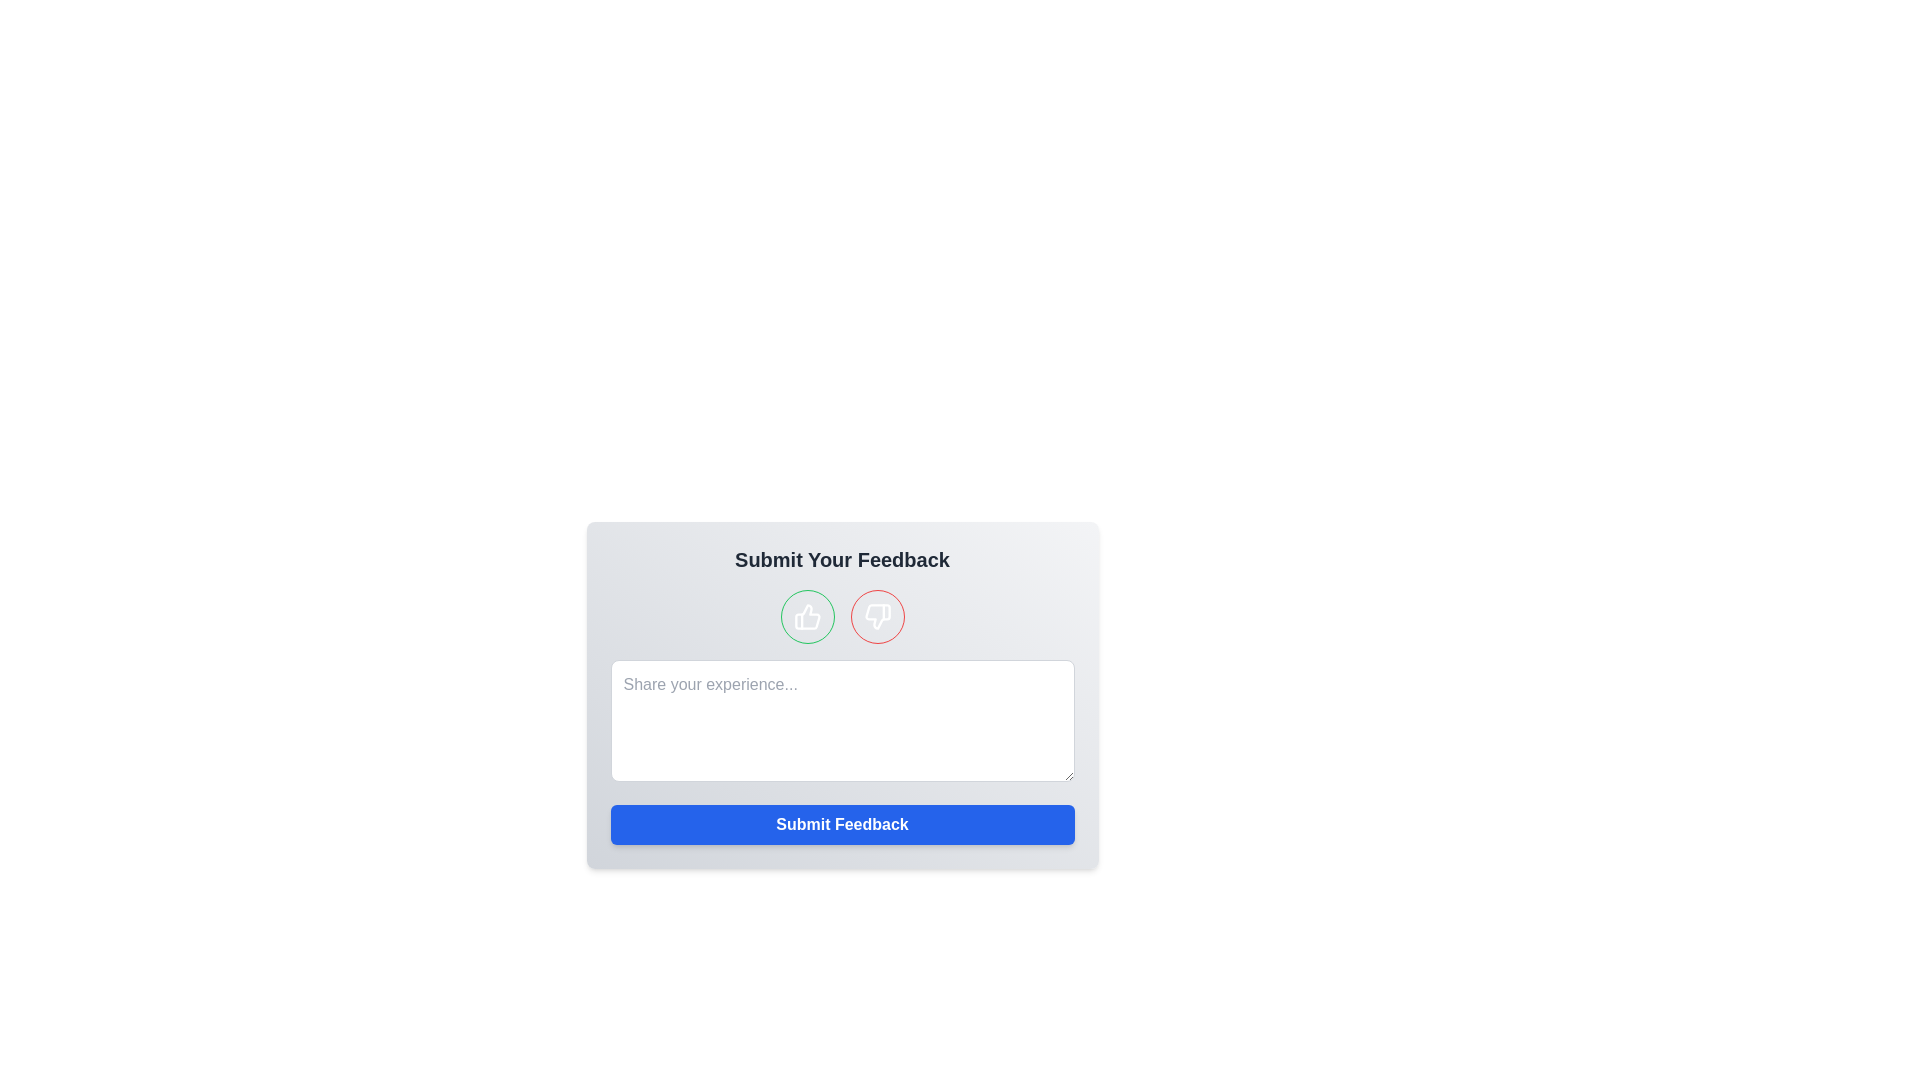  What do you see at coordinates (842, 616) in the screenshot?
I see `the thumbs-up or thumbs-down button in the Interactive button group below the 'Submit Your Feedback' title` at bounding box center [842, 616].